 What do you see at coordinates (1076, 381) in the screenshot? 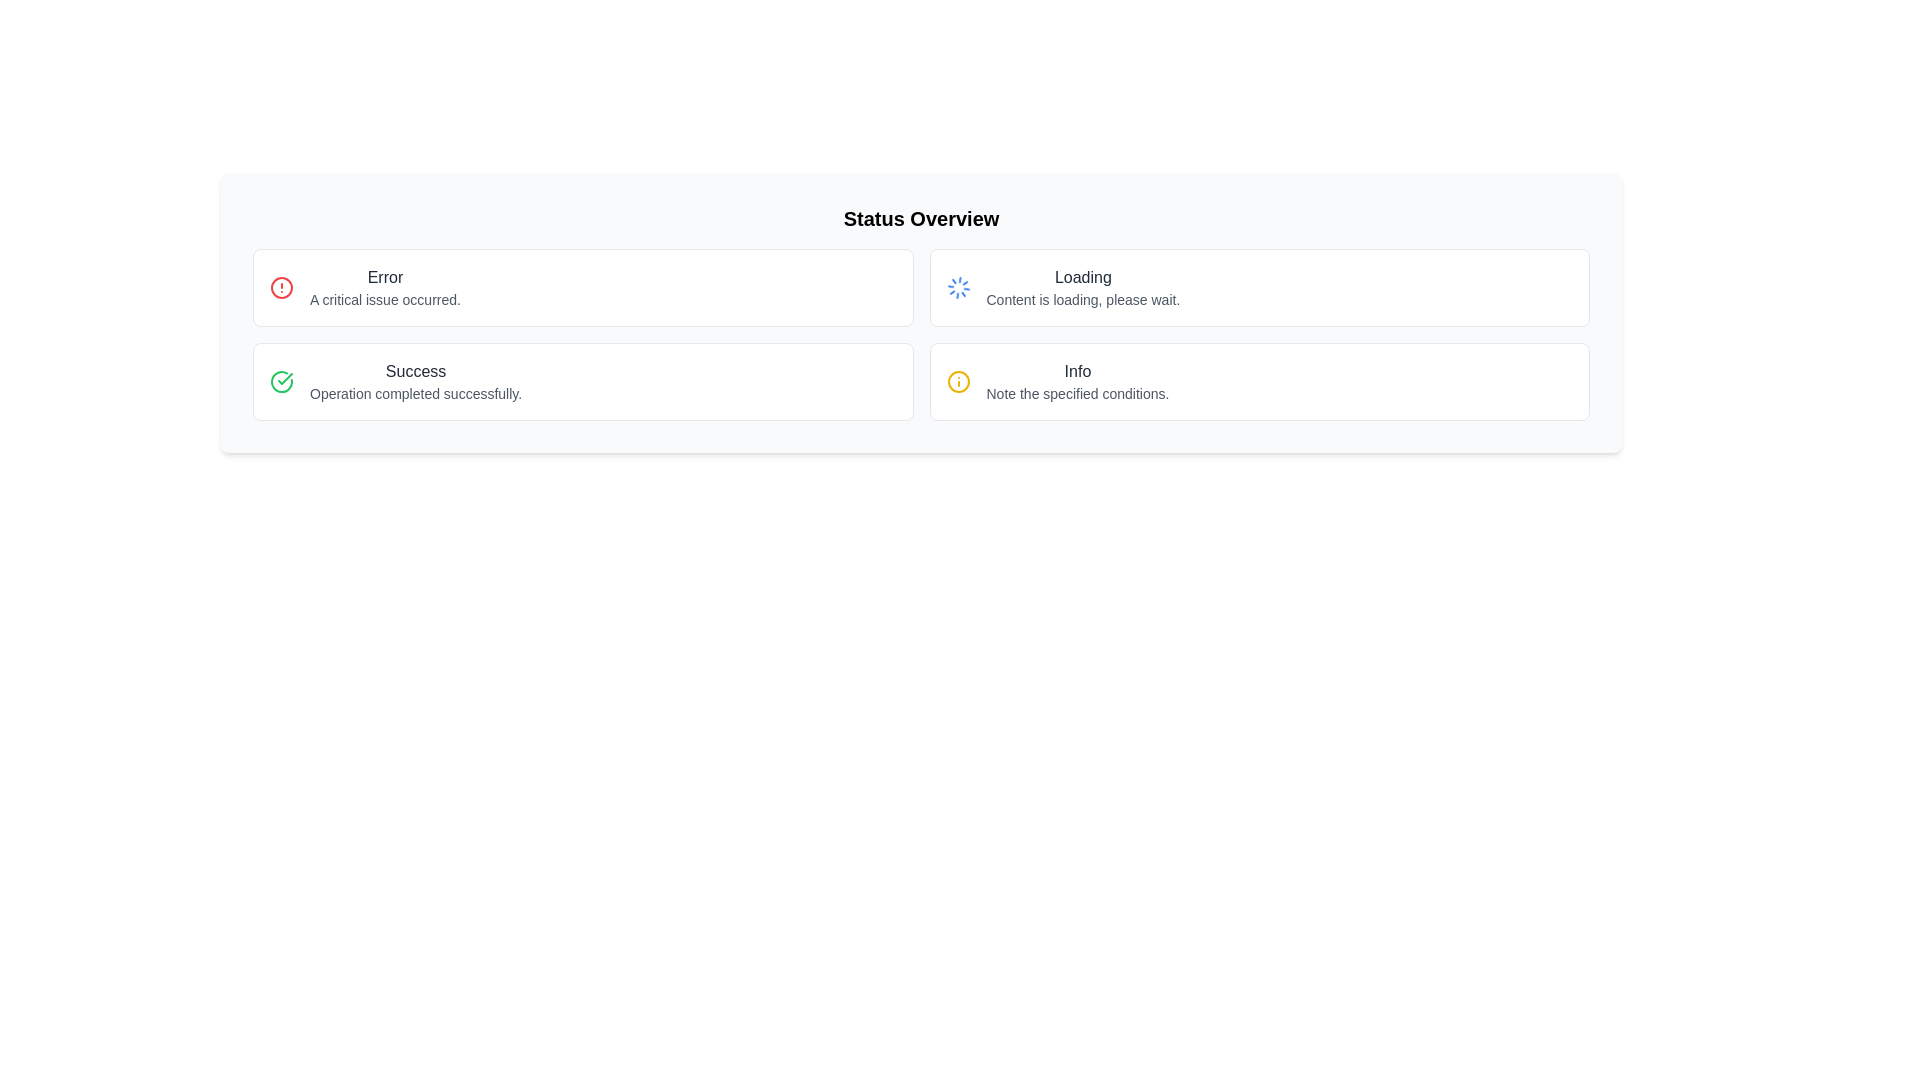
I see `the TextBlock located in the bottom-right card of the grid, which displays notifications and information, positioned below a yellow icon` at bounding box center [1076, 381].